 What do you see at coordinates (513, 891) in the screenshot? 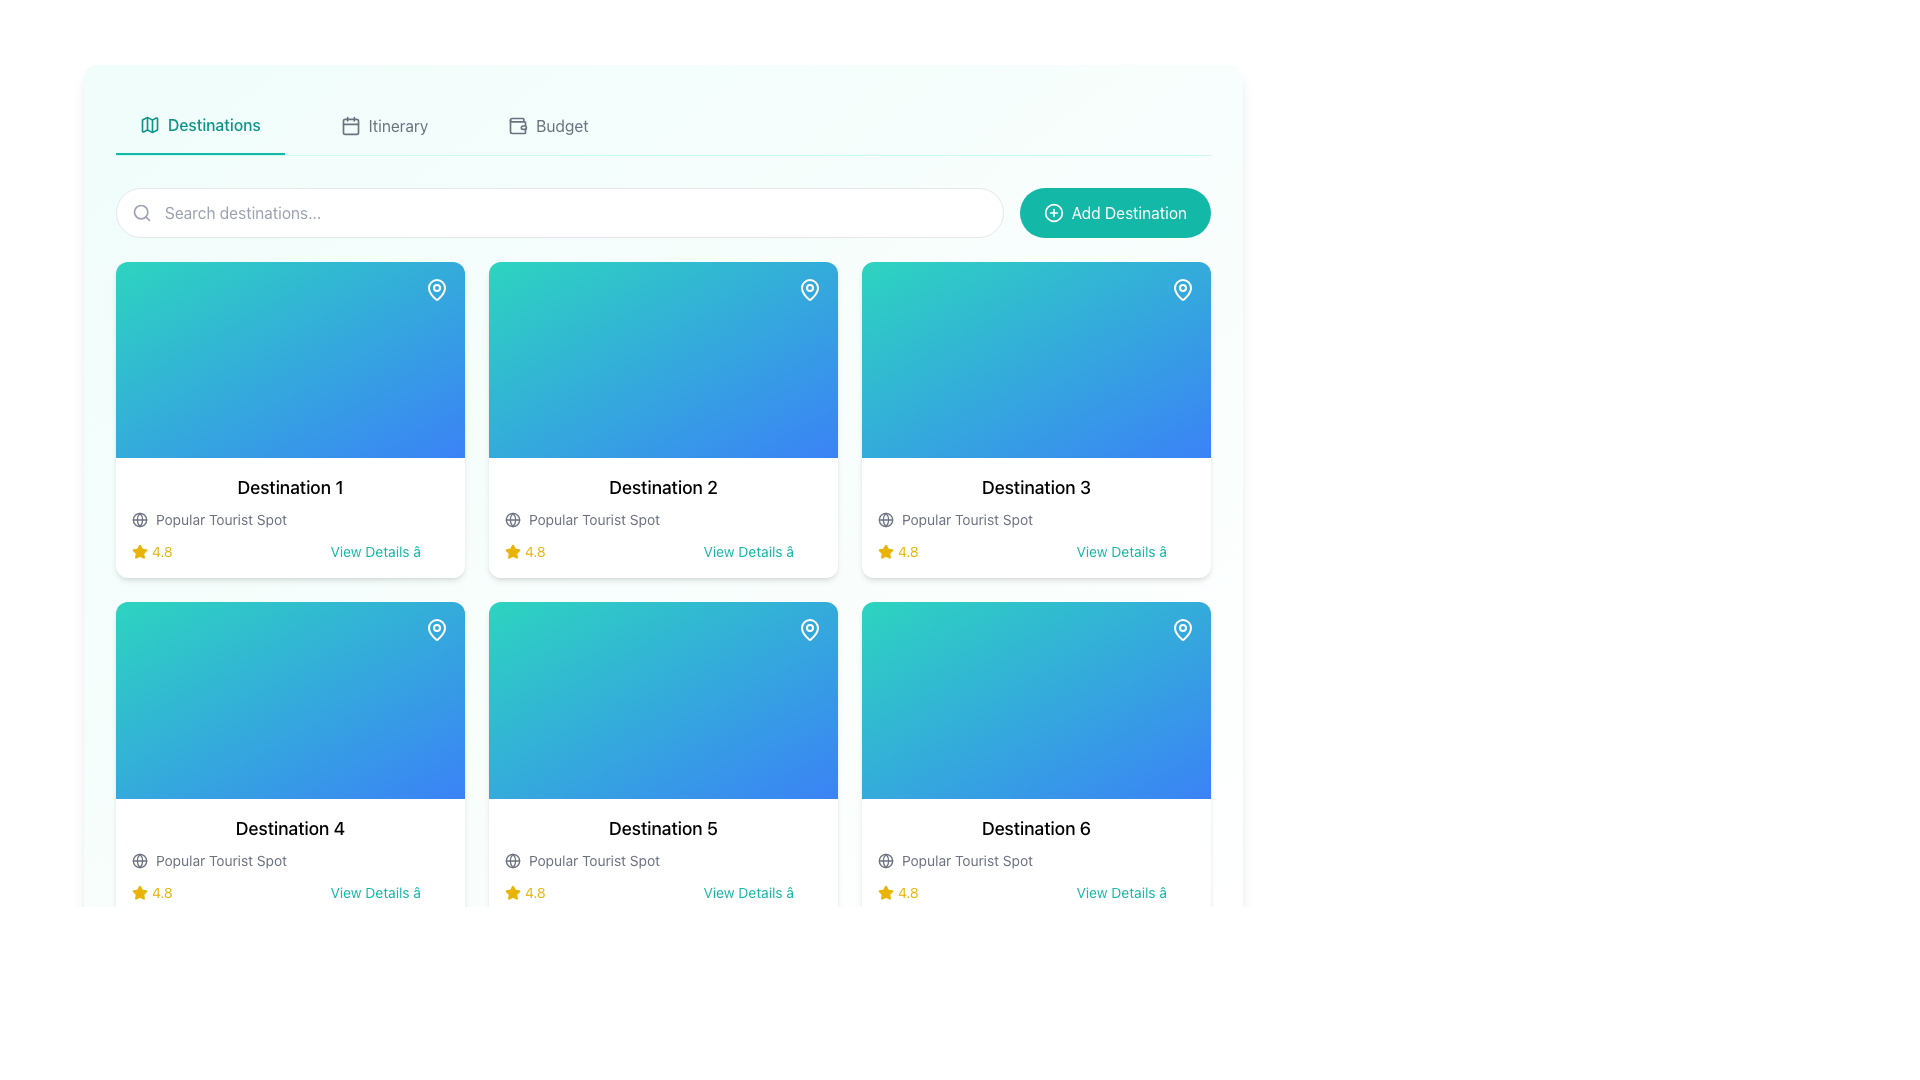
I see `the golden-yellow star icon representing a rating feature for 'Destination 5', located in the lower center of the card layout, near the rating text` at bounding box center [513, 891].